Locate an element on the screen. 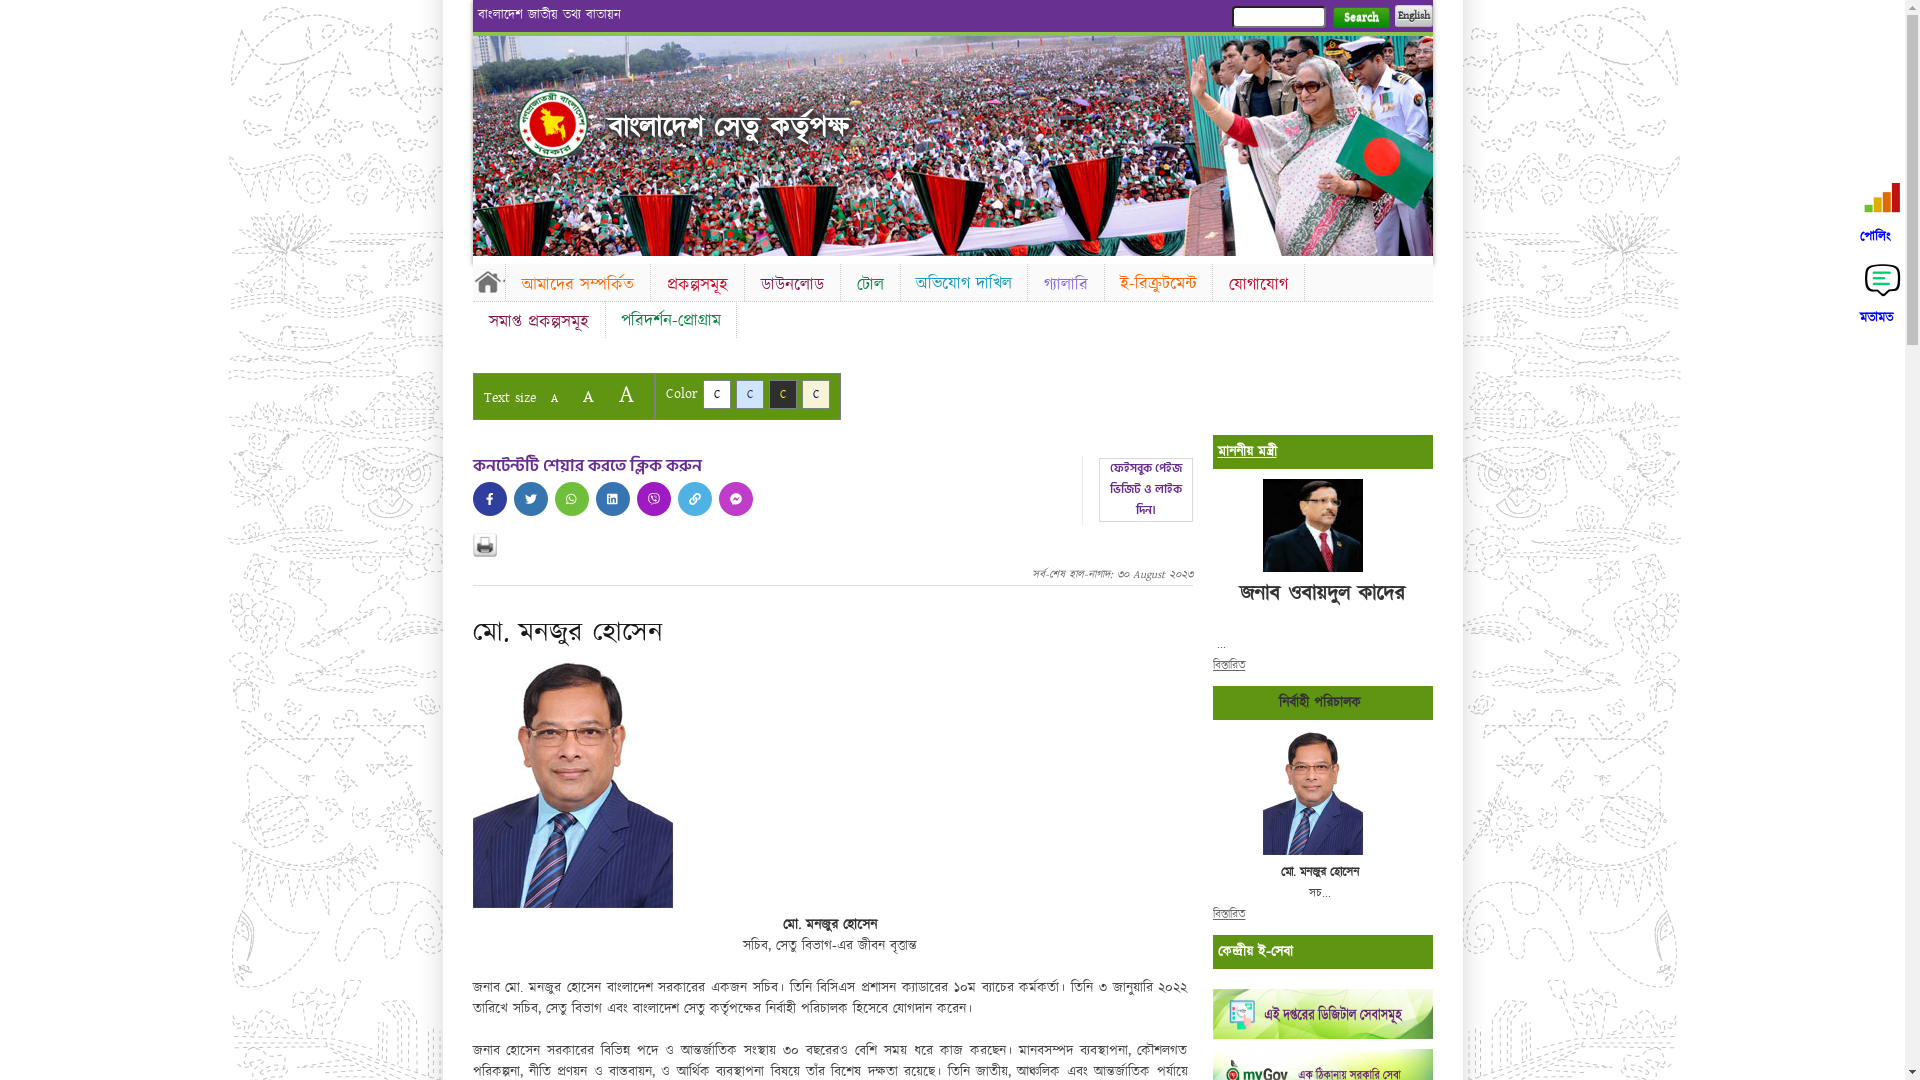 This screenshot has height=1080, width=1920. 'Home' is located at coordinates (552, 123).